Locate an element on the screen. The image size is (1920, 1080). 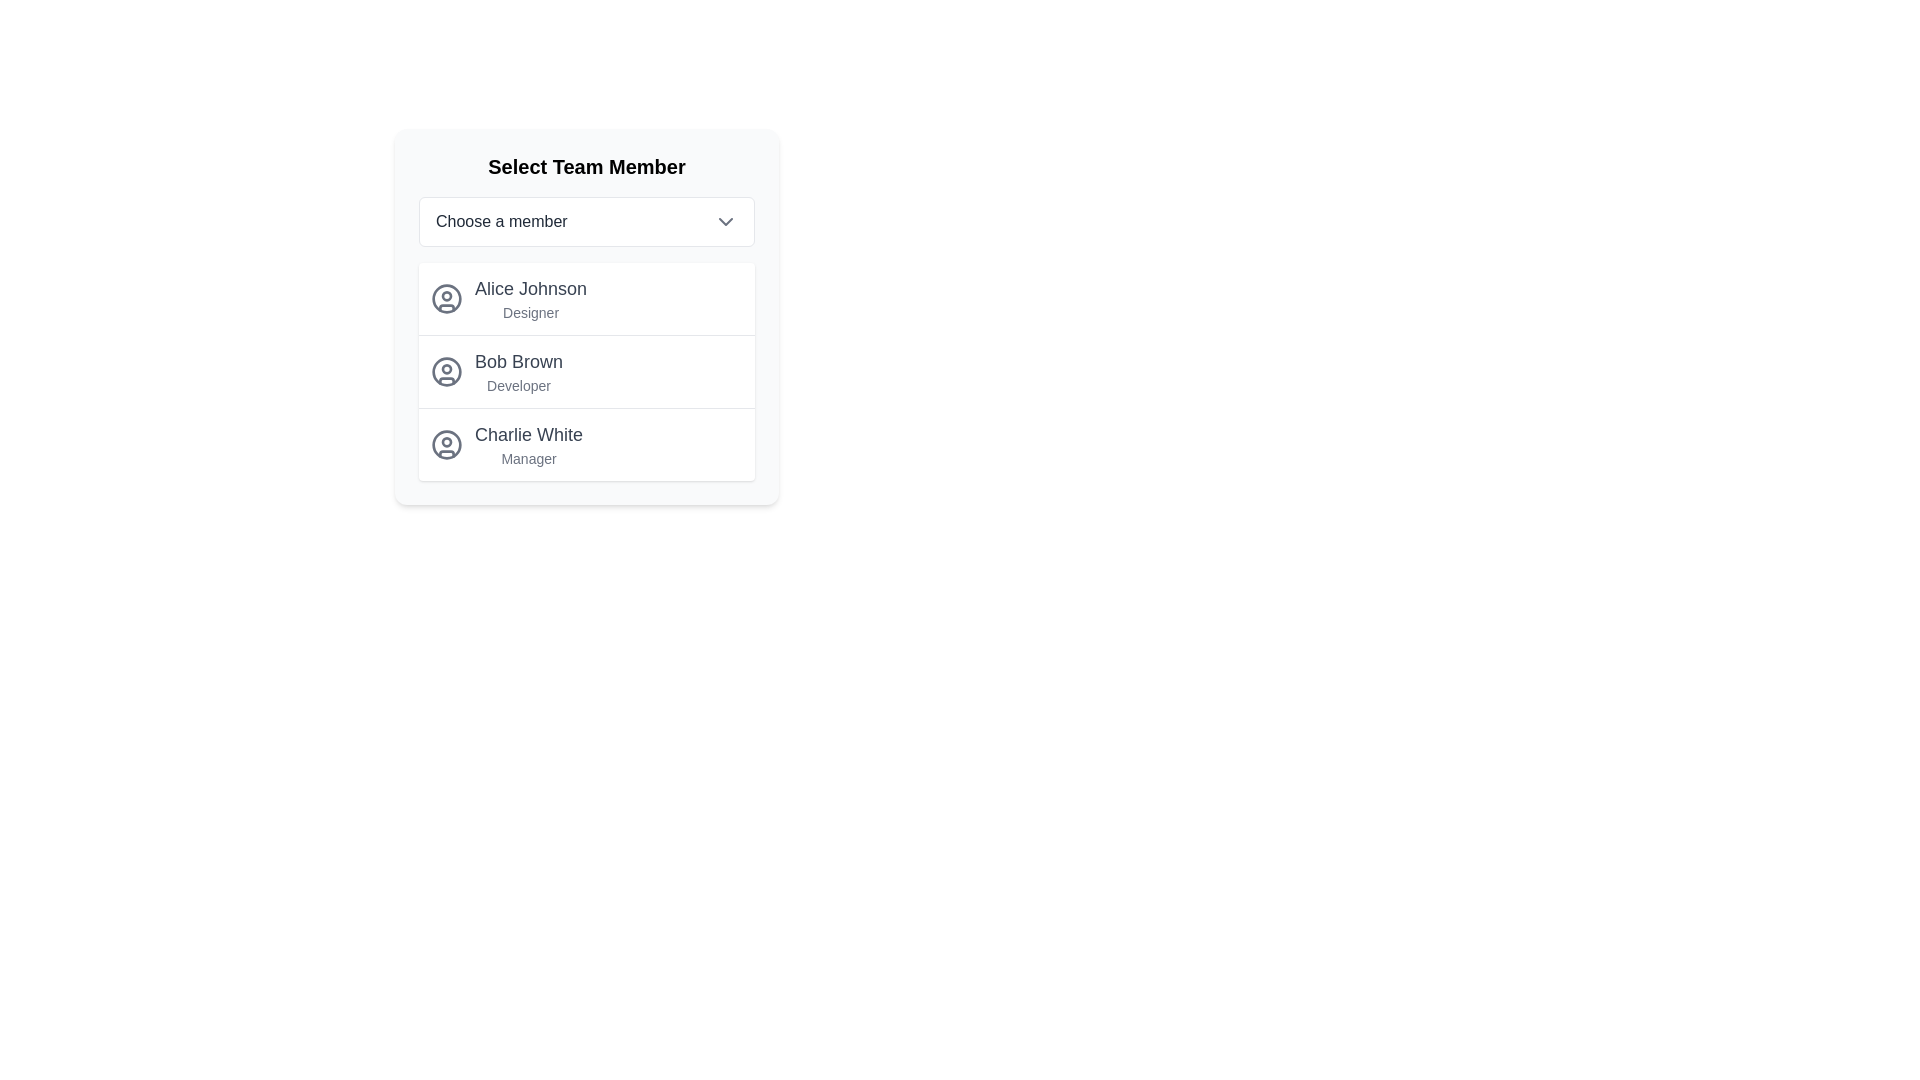
the text label identifying the team member named 'Bob Brown', which is located in the second position under the 'Select Team Member' section is located at coordinates (518, 362).